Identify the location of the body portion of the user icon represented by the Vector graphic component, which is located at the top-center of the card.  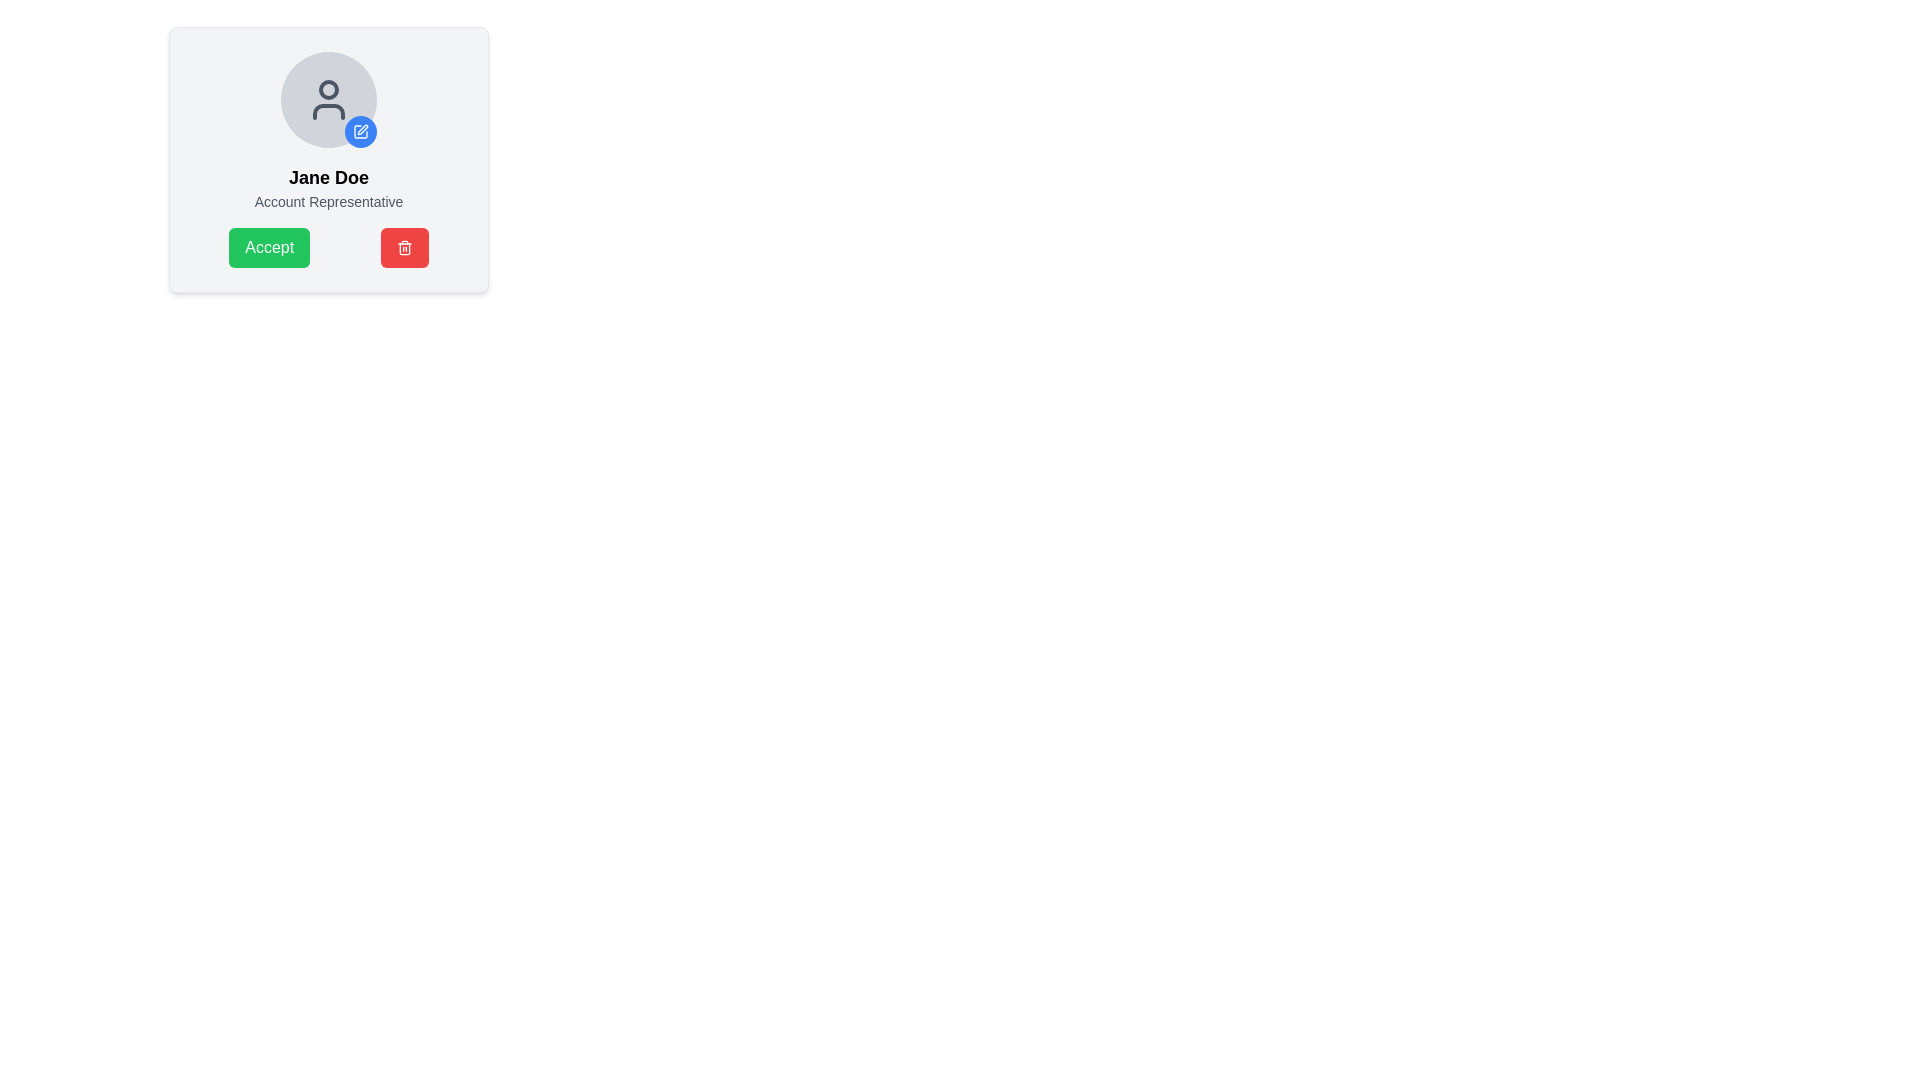
(329, 111).